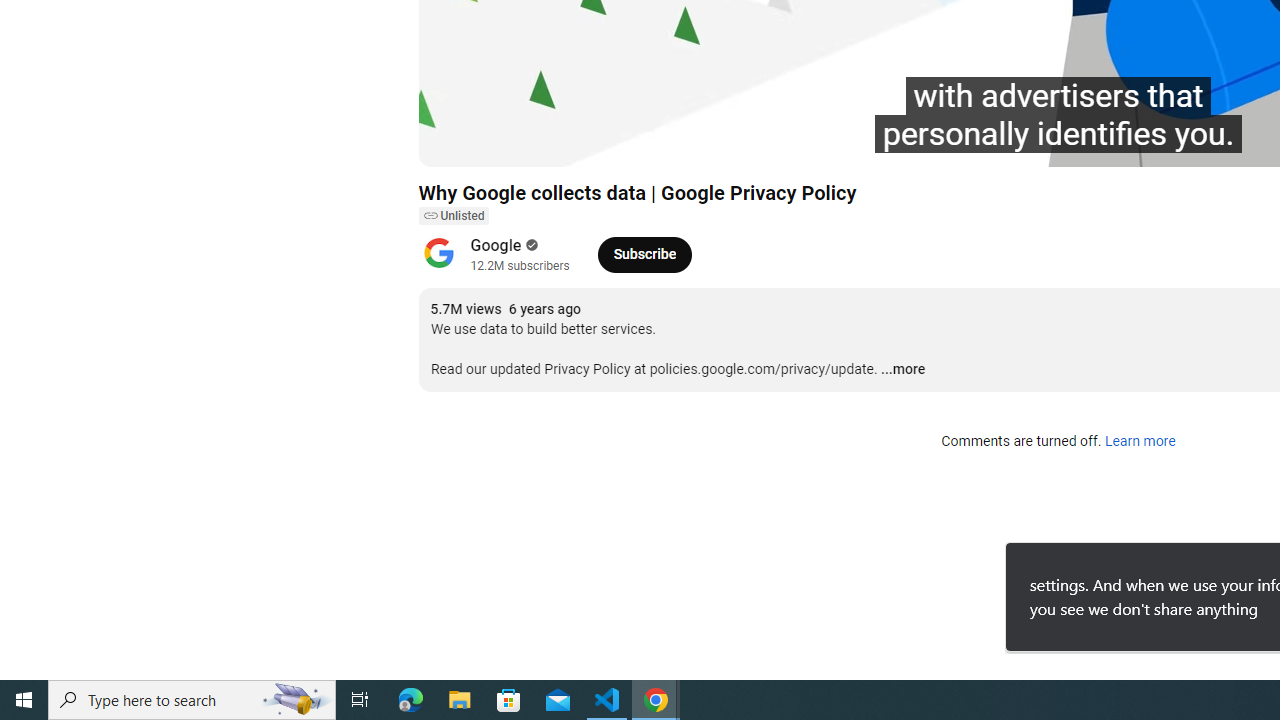 The image size is (1280, 720). What do you see at coordinates (530, 244) in the screenshot?
I see `'Verified'` at bounding box center [530, 244].